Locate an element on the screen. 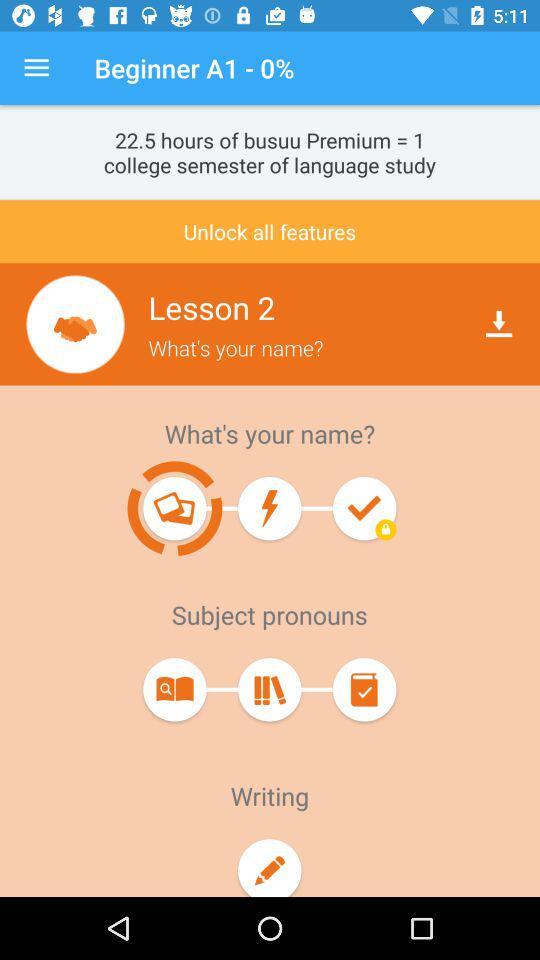  tick mark below text whats your name is located at coordinates (363, 507).